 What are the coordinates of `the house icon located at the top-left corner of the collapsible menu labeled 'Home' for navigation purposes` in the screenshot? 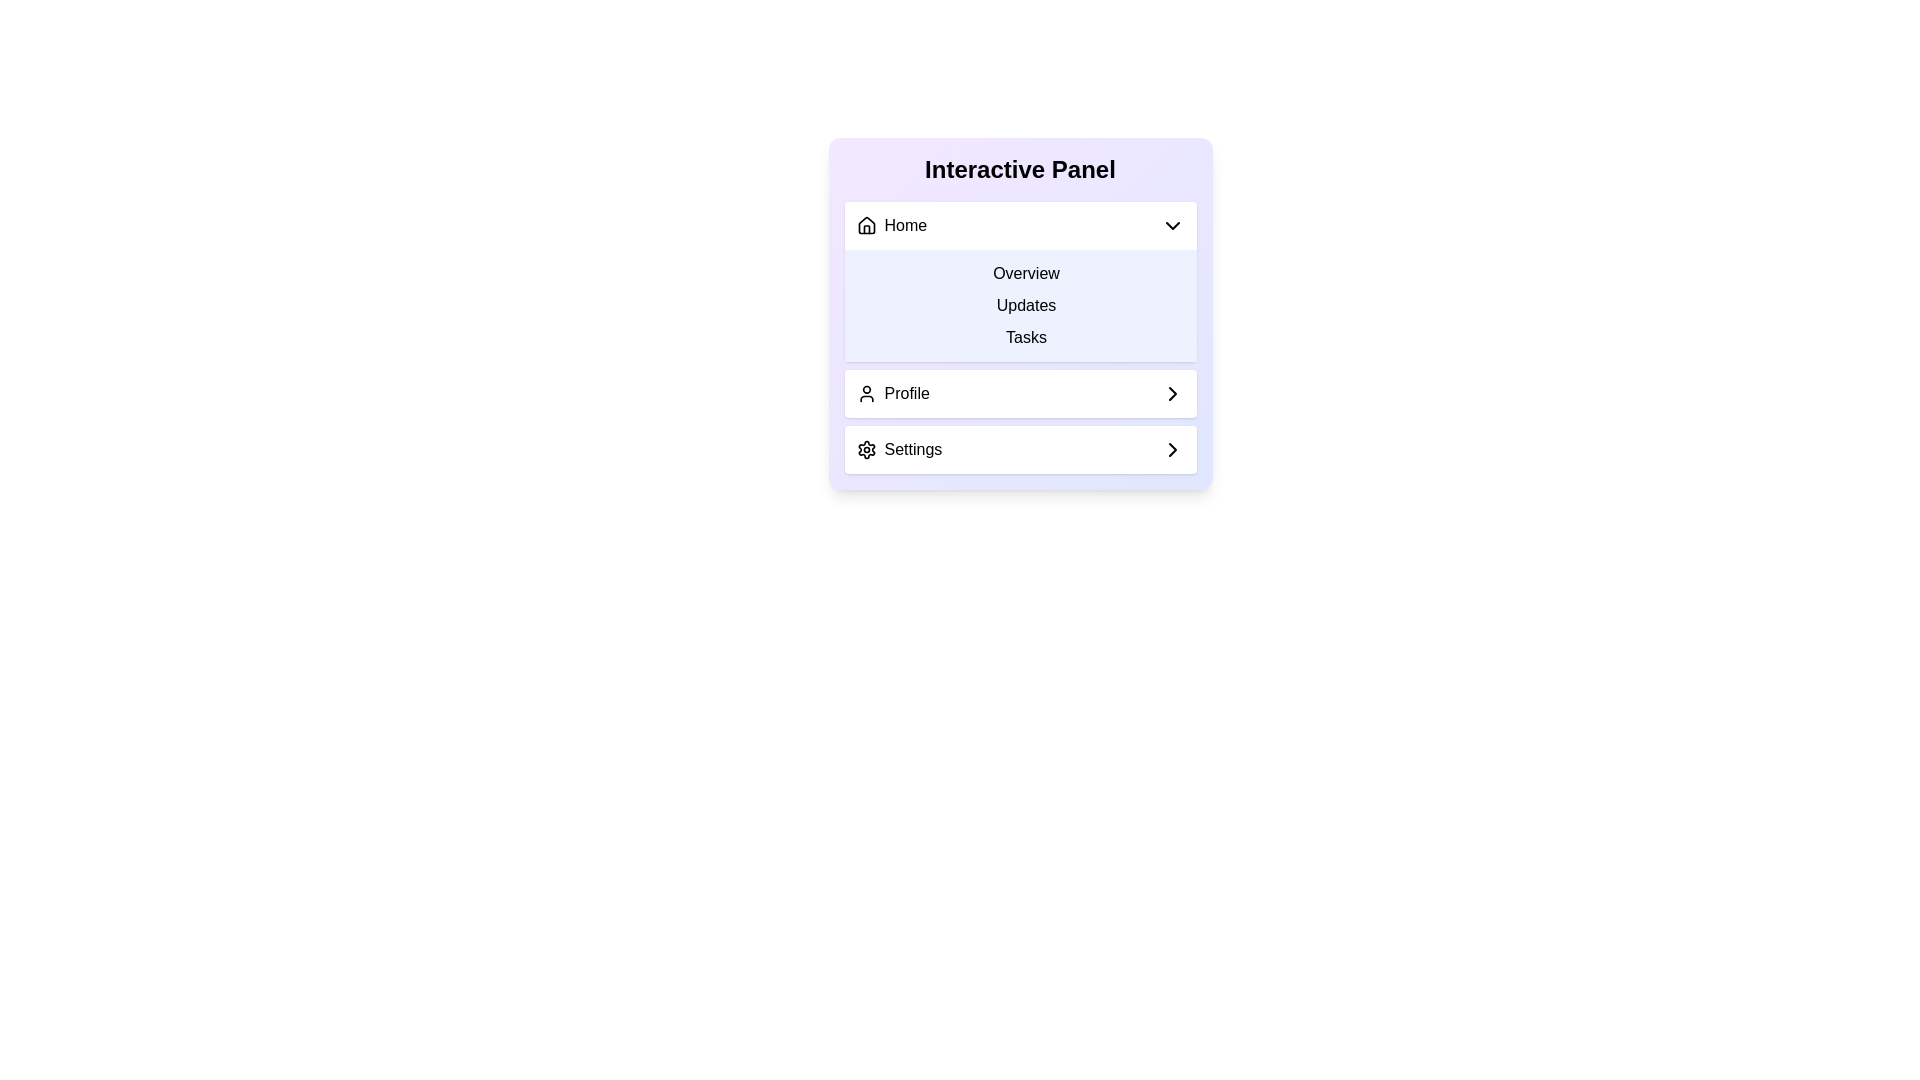 It's located at (866, 225).